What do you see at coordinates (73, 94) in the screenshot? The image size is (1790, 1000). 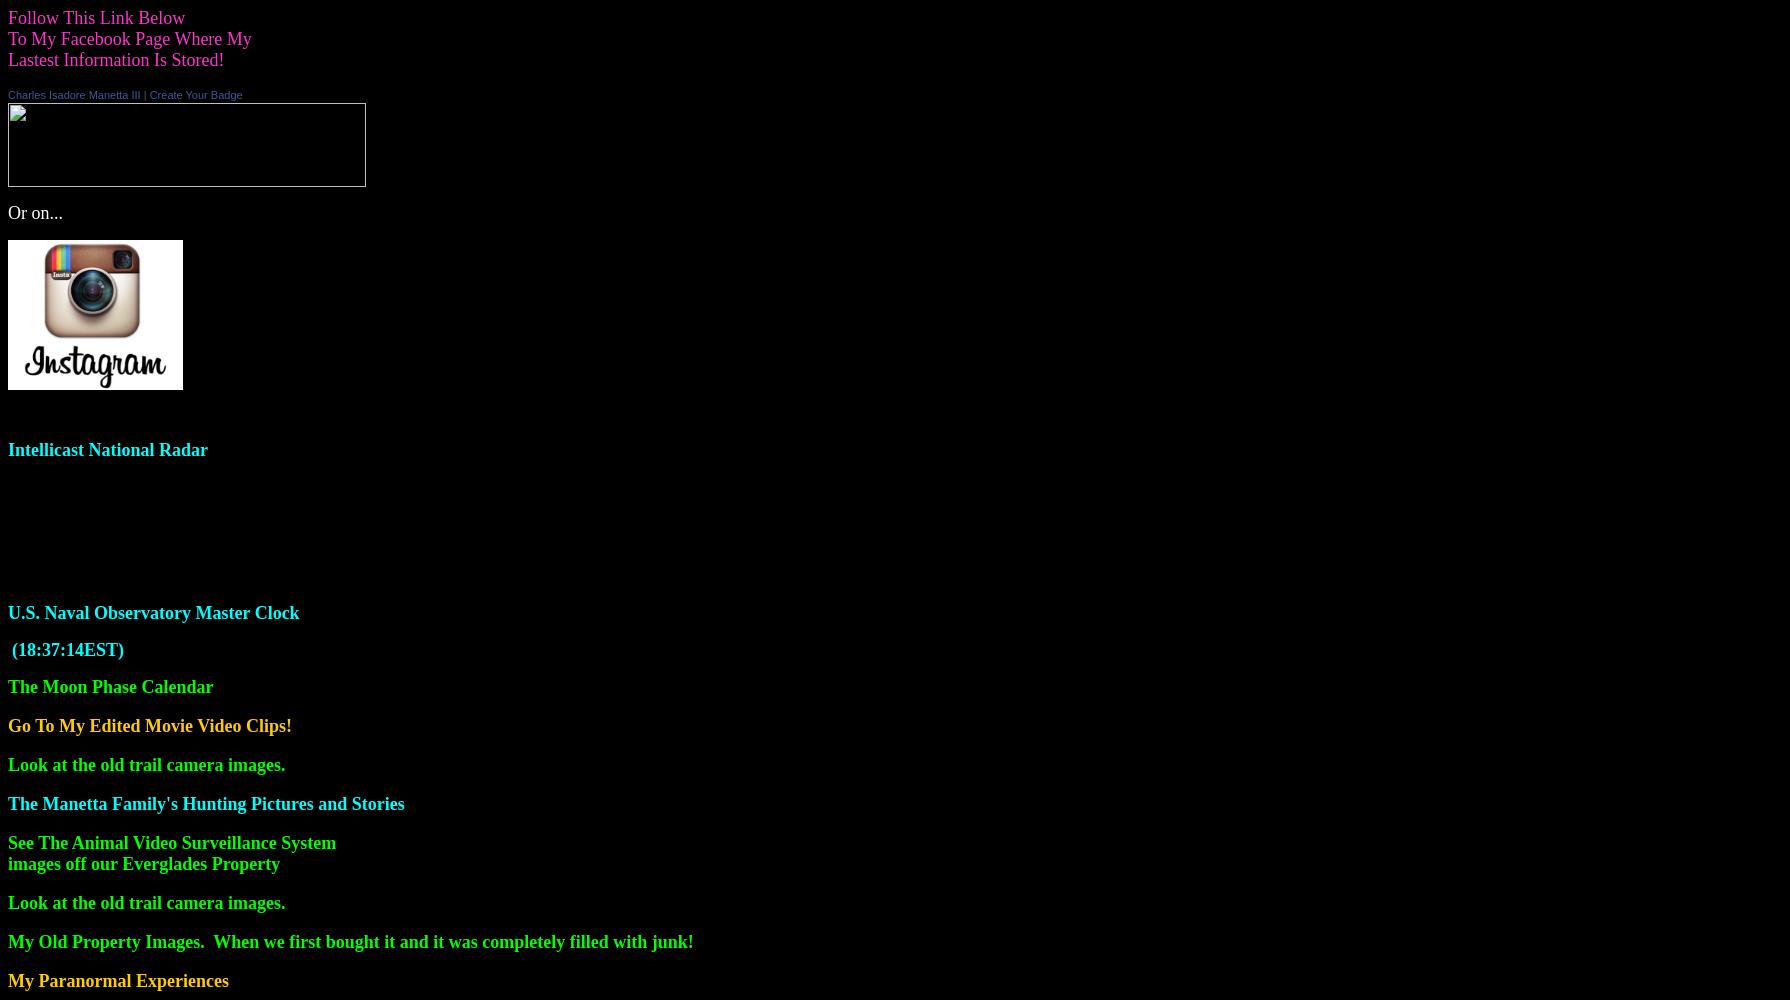 I see `'Charles Isadore Manetta III'` at bounding box center [73, 94].